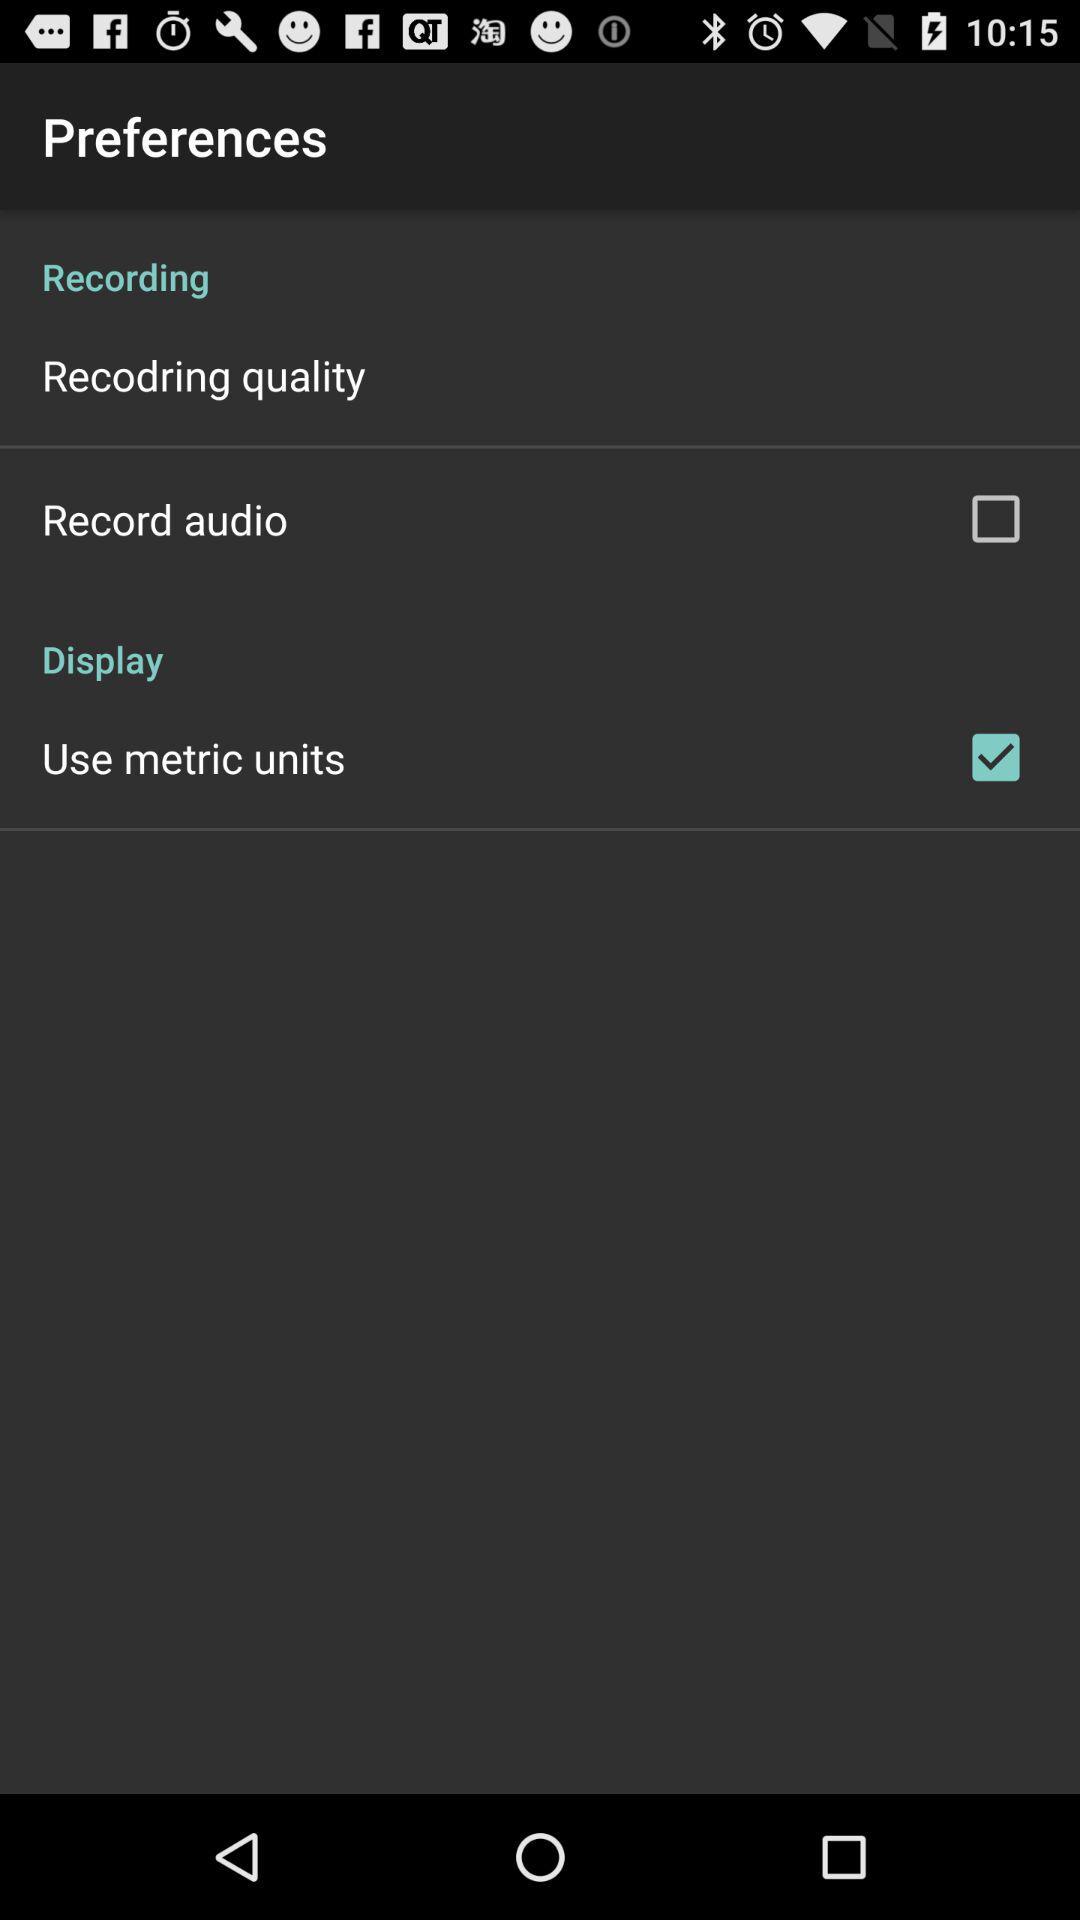 This screenshot has height=1920, width=1080. Describe the element at coordinates (164, 518) in the screenshot. I see `record audio` at that location.